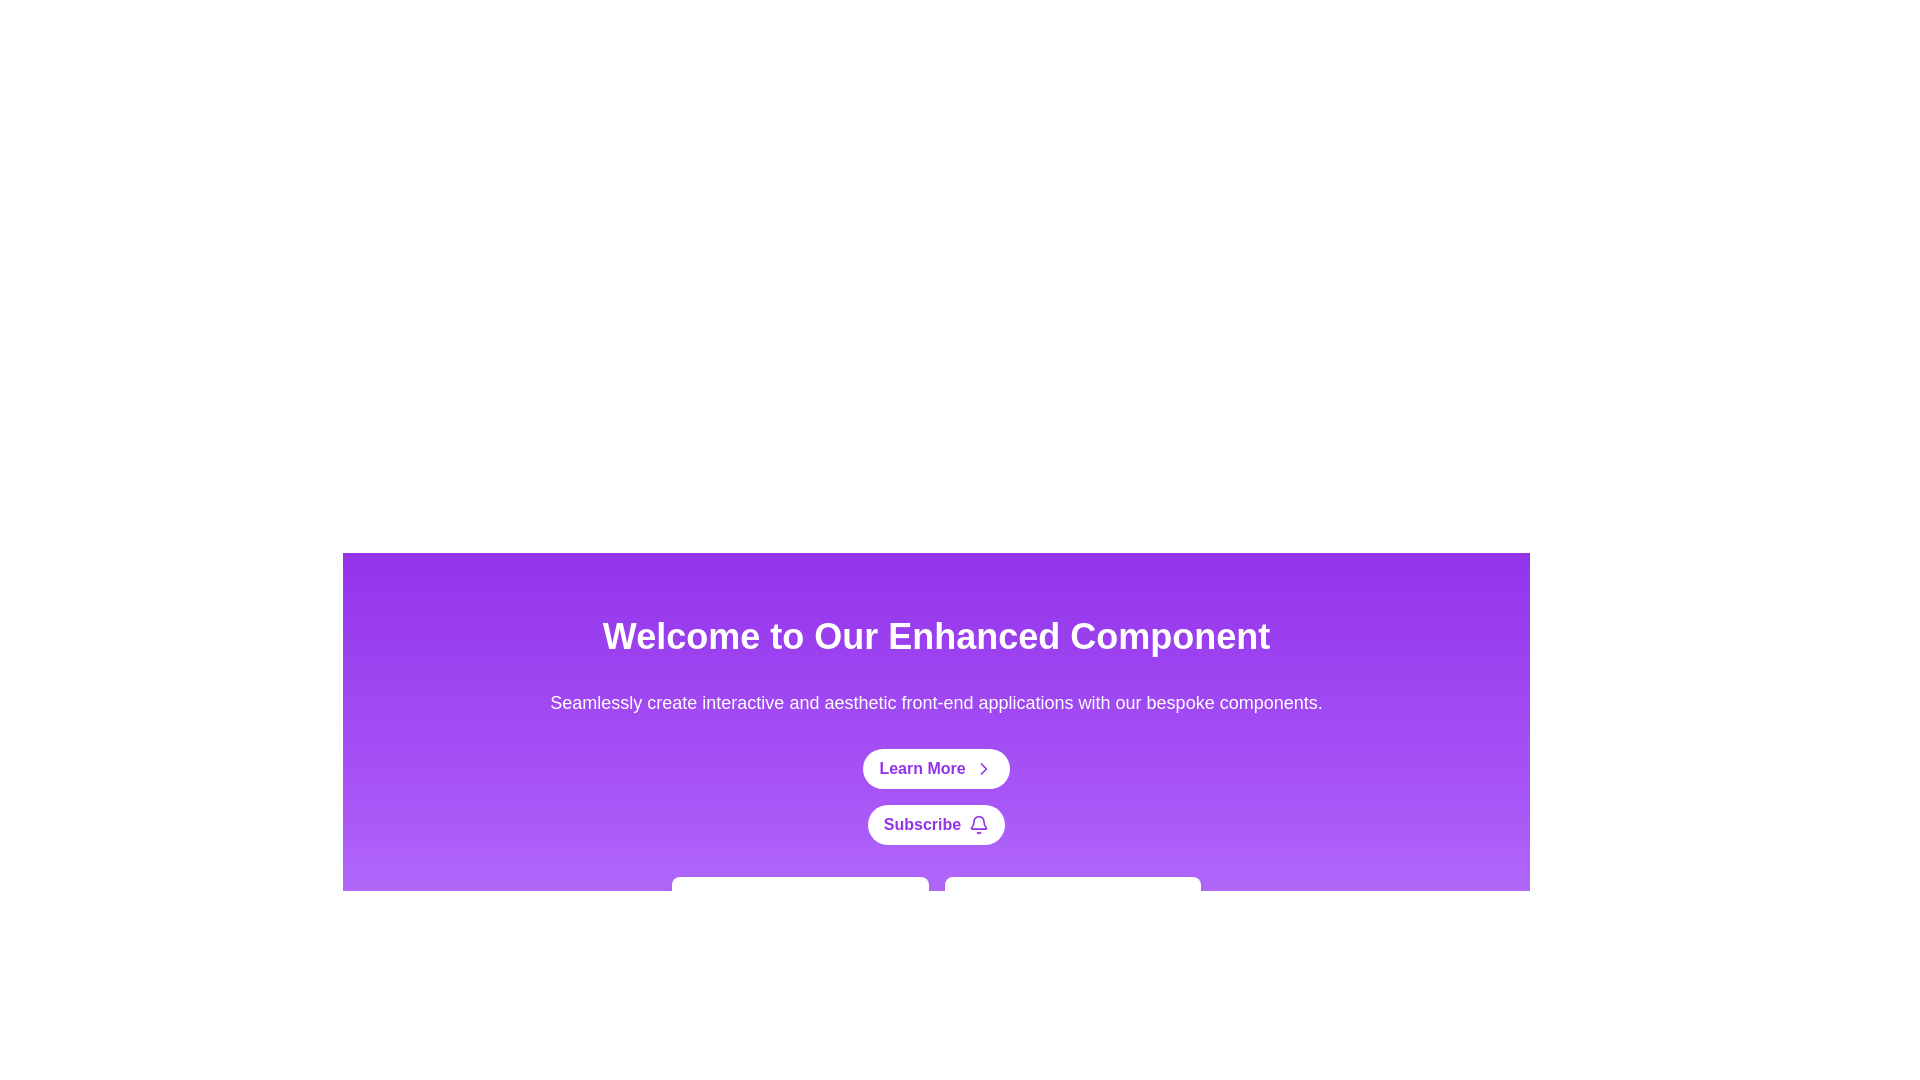 The height and width of the screenshot is (1080, 1920). What do you see at coordinates (935, 796) in the screenshot?
I see `the button group located below the headline 'Welcome to Our Enhanced Component' and subheading 'Seamlessly create interactive and aesthetic front-end applications with our bespoke components.'` at bounding box center [935, 796].